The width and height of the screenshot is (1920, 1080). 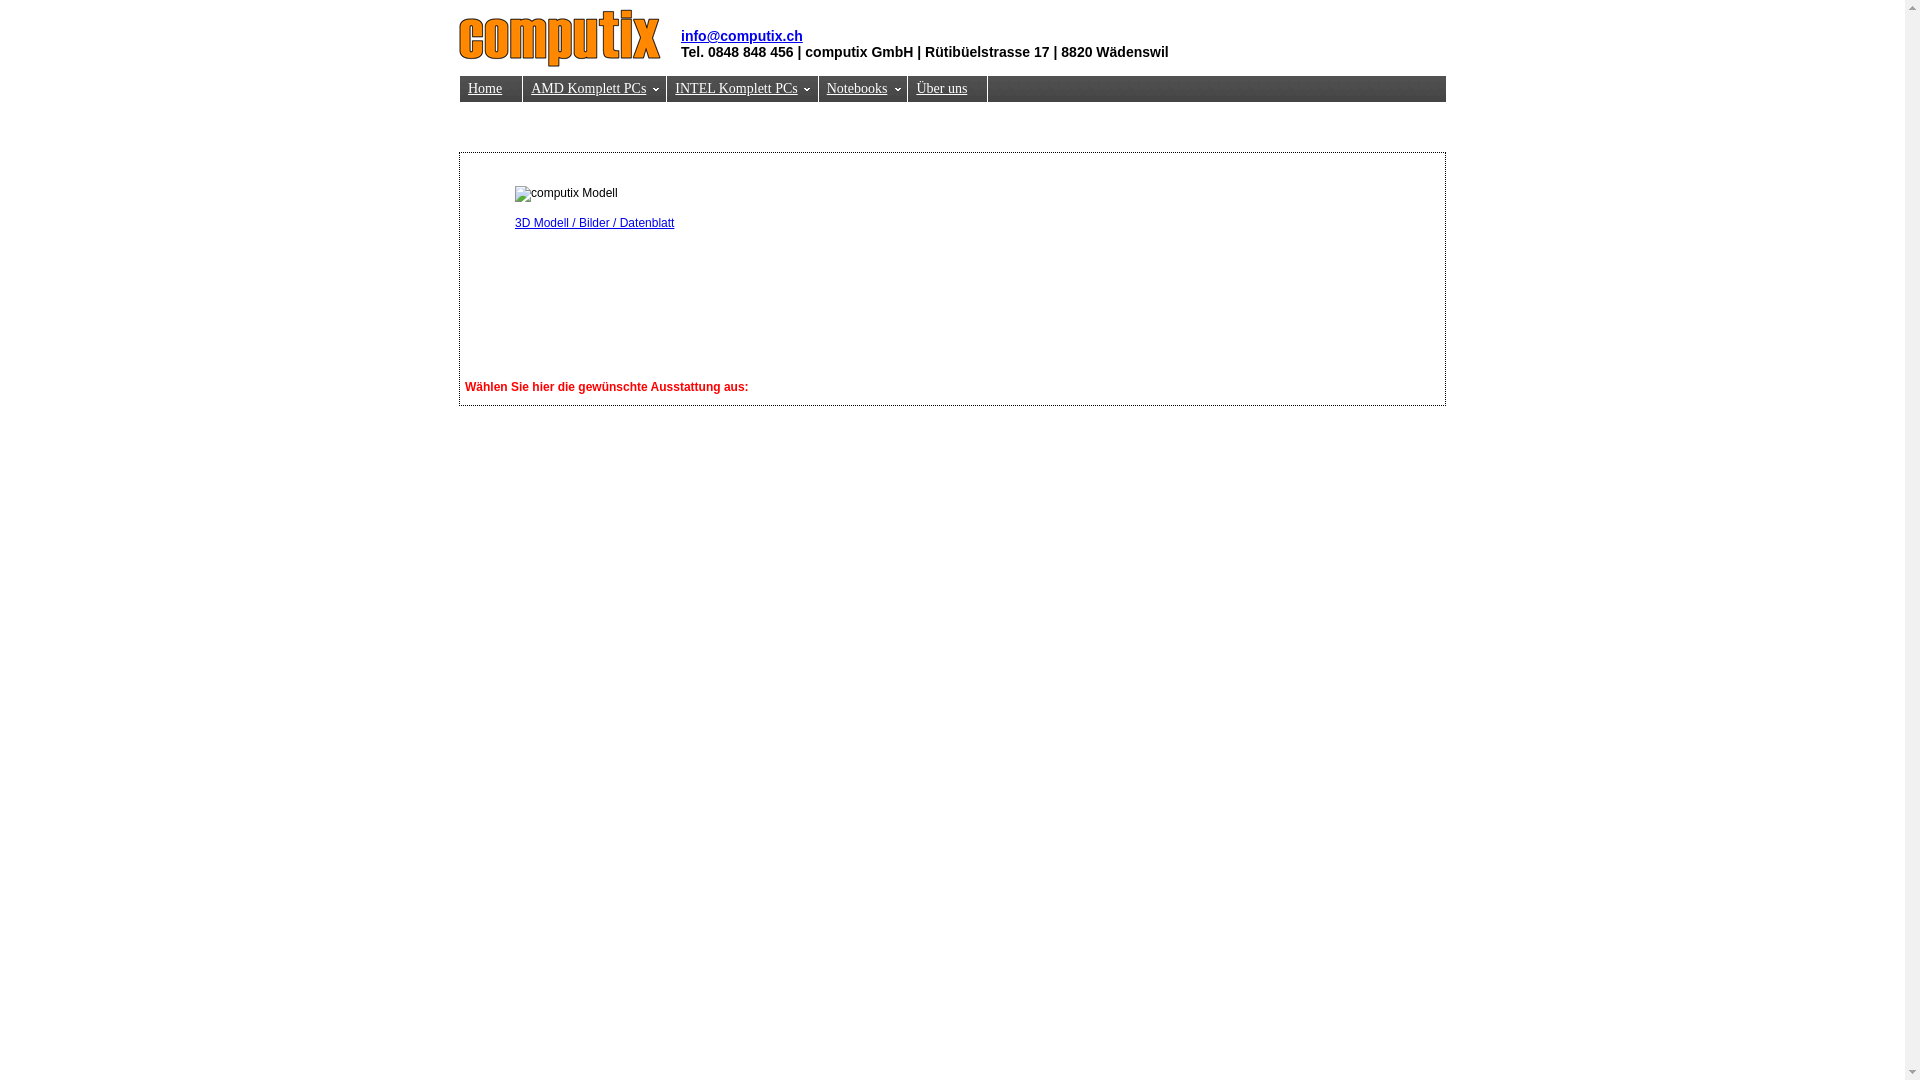 I want to click on 'info@computix.ch', so click(x=681, y=35).